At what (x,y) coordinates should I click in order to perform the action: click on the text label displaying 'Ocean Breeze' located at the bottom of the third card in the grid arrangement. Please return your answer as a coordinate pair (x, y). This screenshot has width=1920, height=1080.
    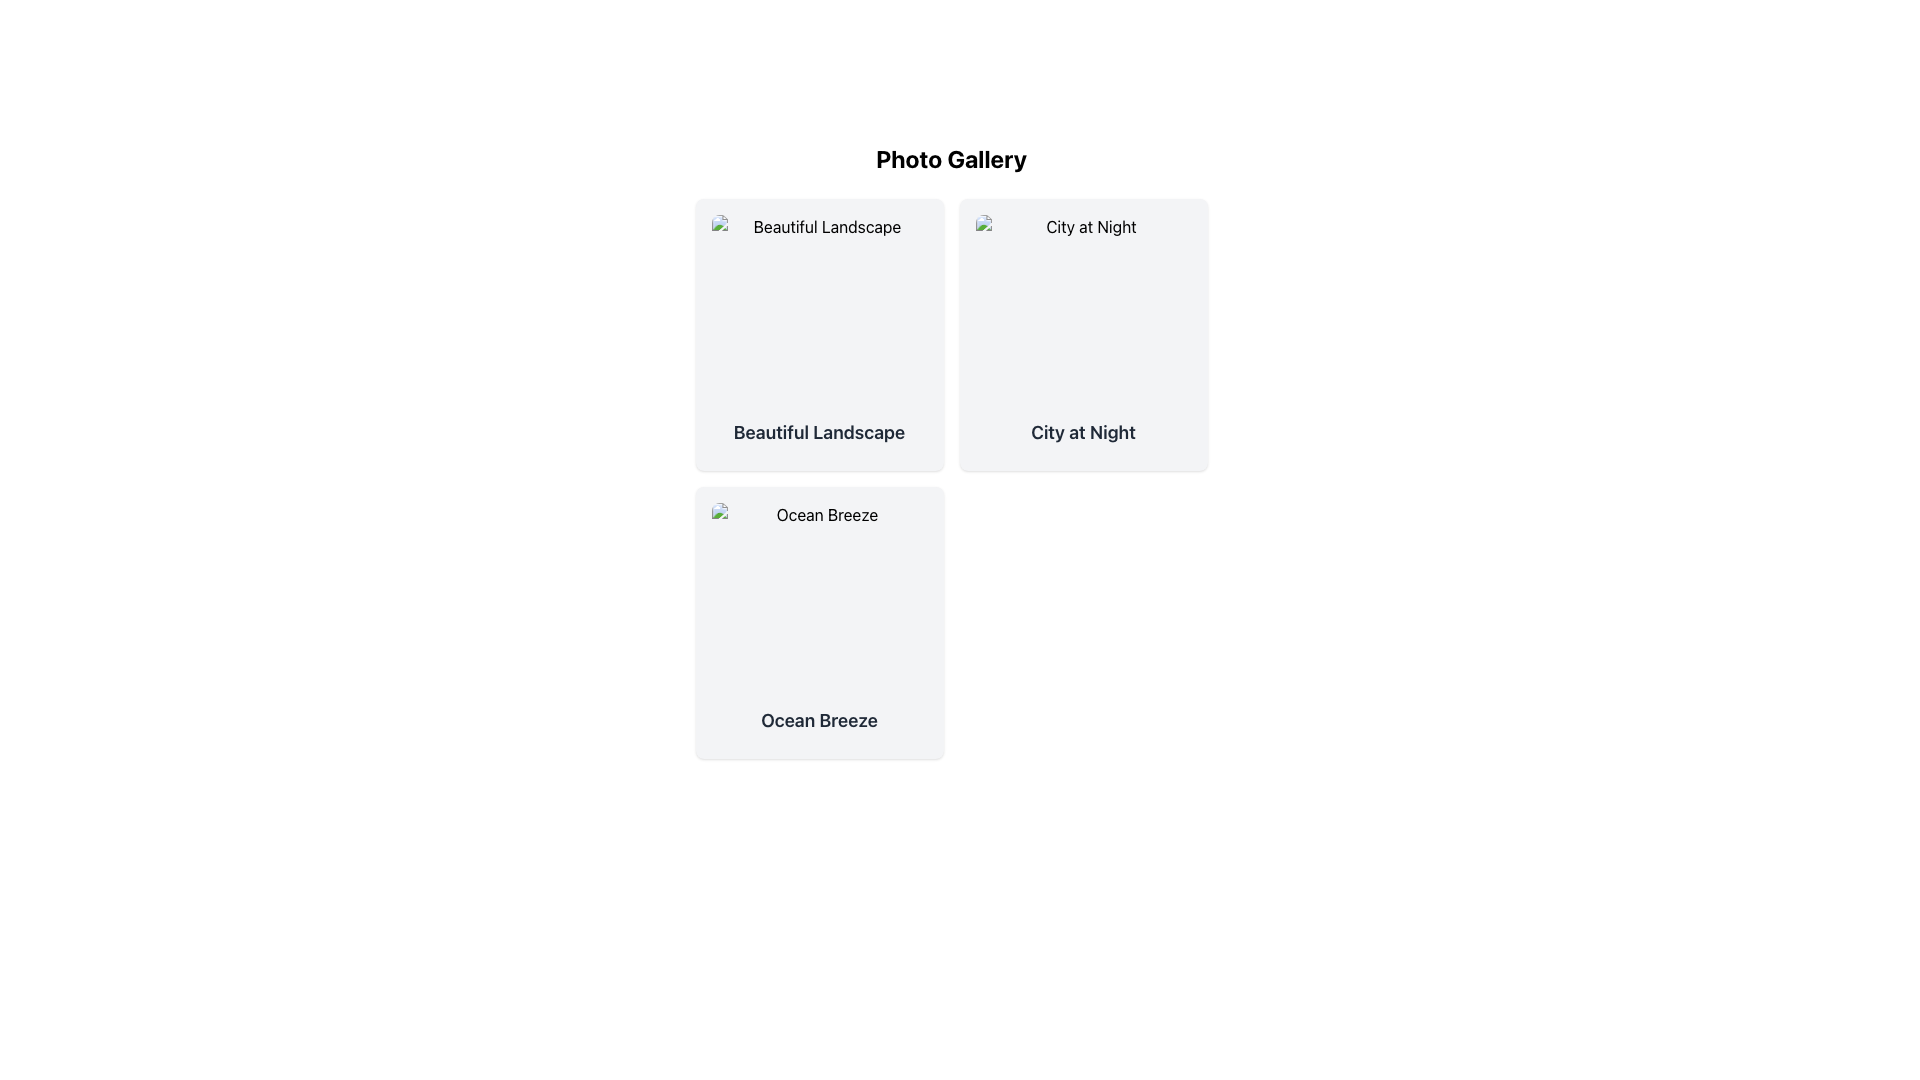
    Looking at the image, I should click on (819, 721).